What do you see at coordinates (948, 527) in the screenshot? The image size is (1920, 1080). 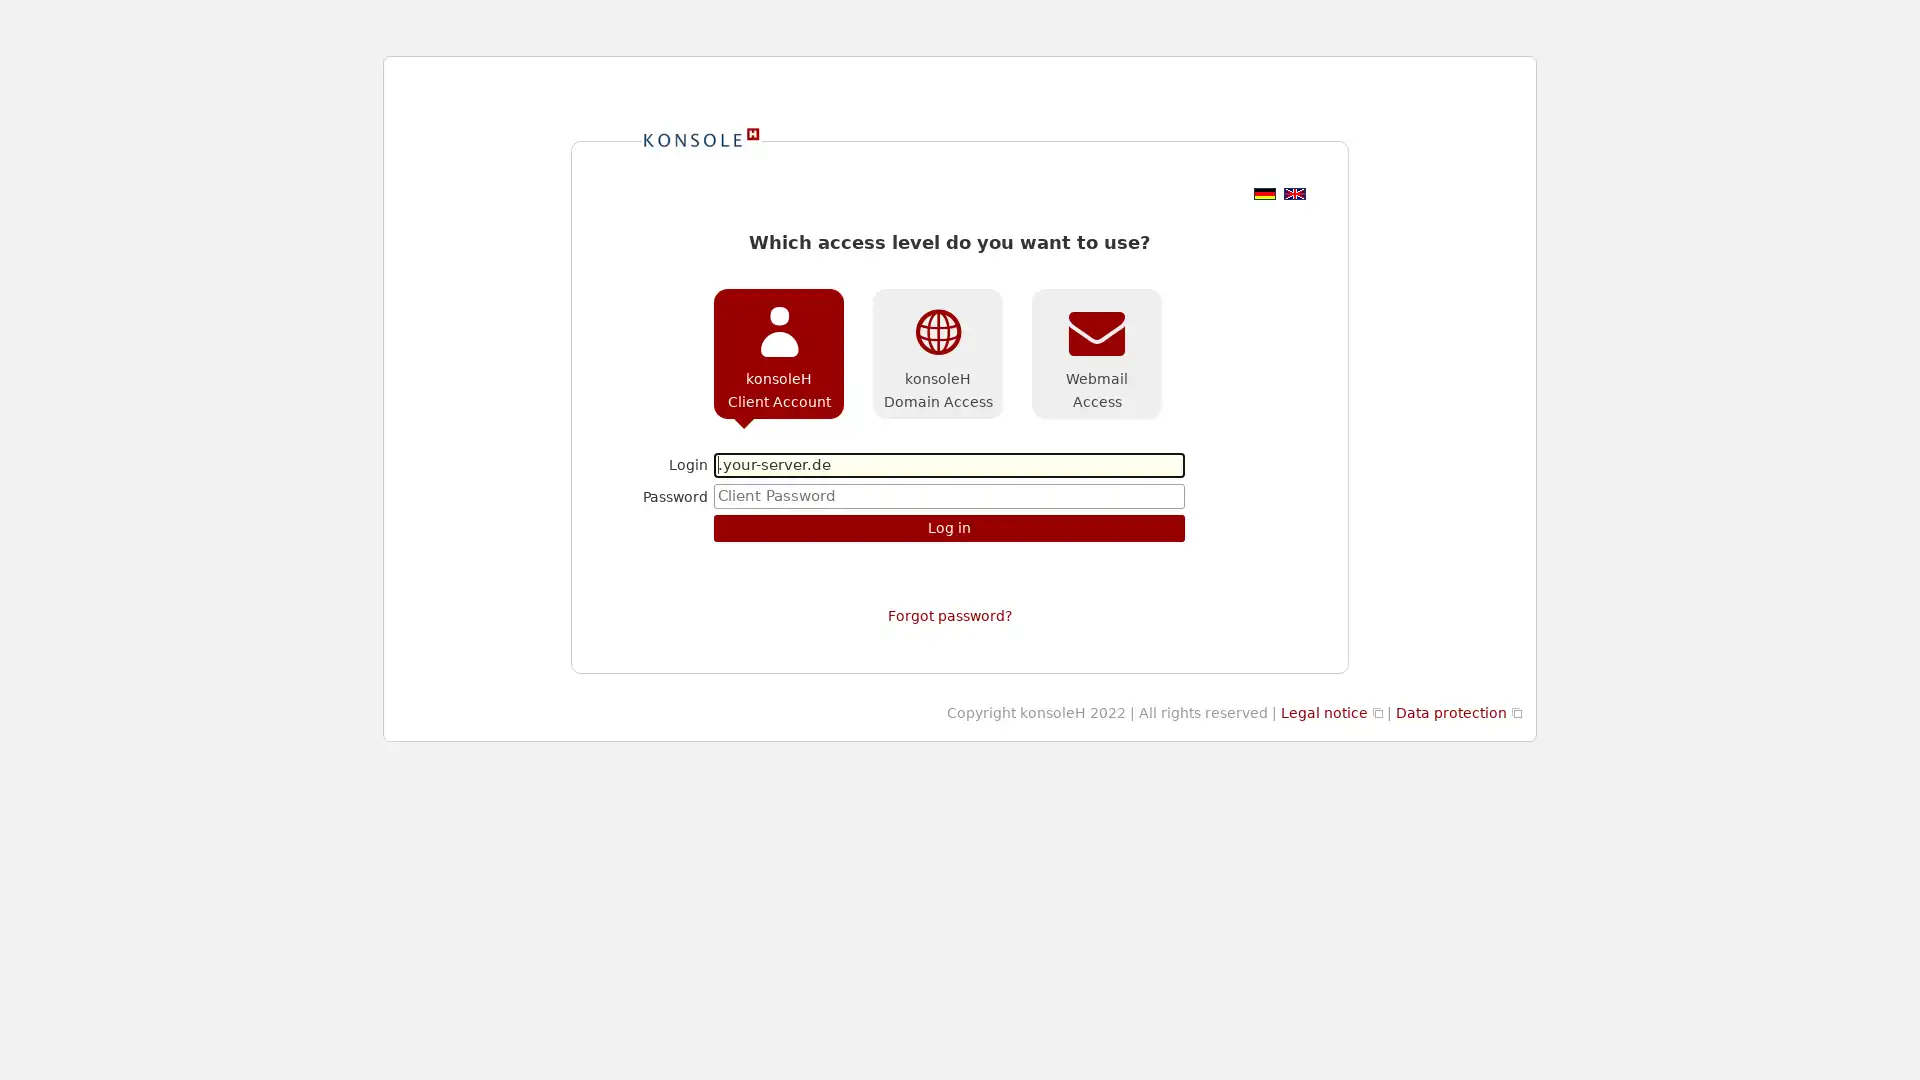 I see `Log in` at bounding box center [948, 527].